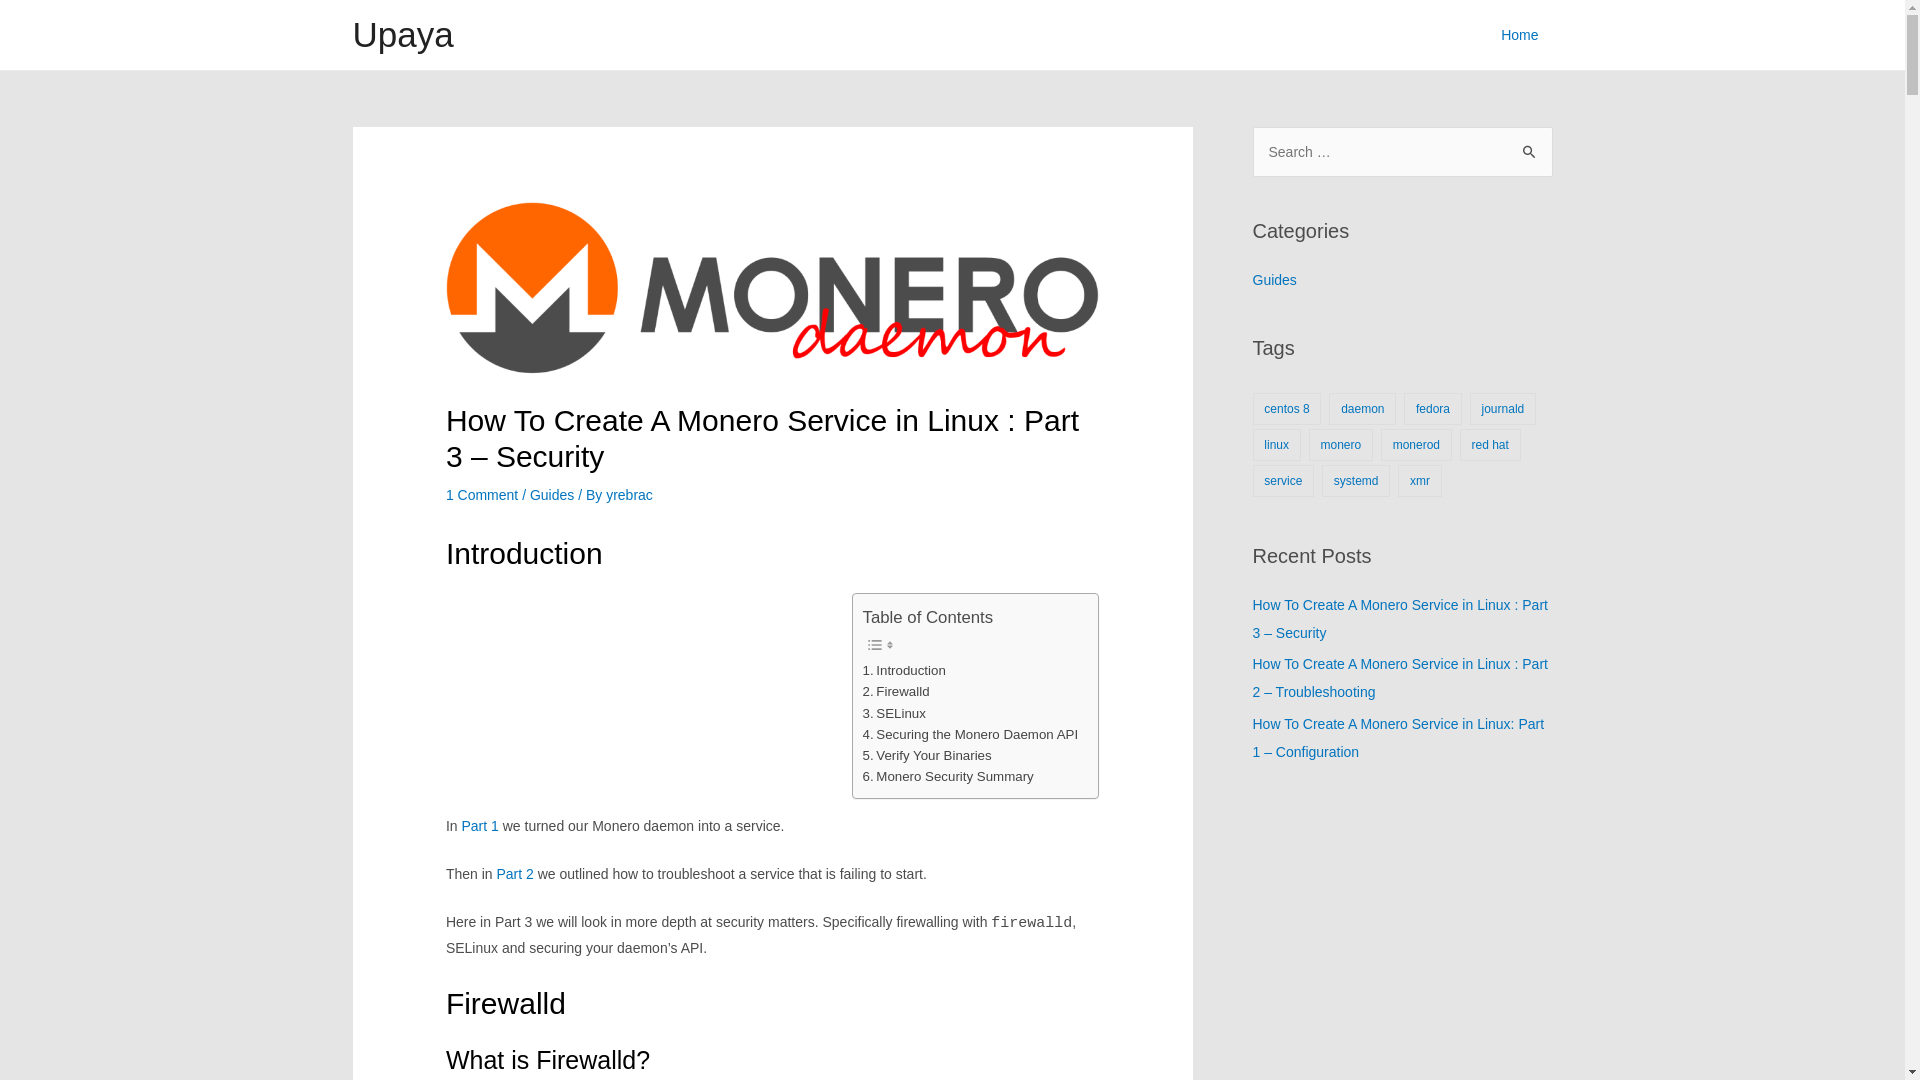 The image size is (1920, 1080). What do you see at coordinates (1251, 443) in the screenshot?
I see `'linux'` at bounding box center [1251, 443].